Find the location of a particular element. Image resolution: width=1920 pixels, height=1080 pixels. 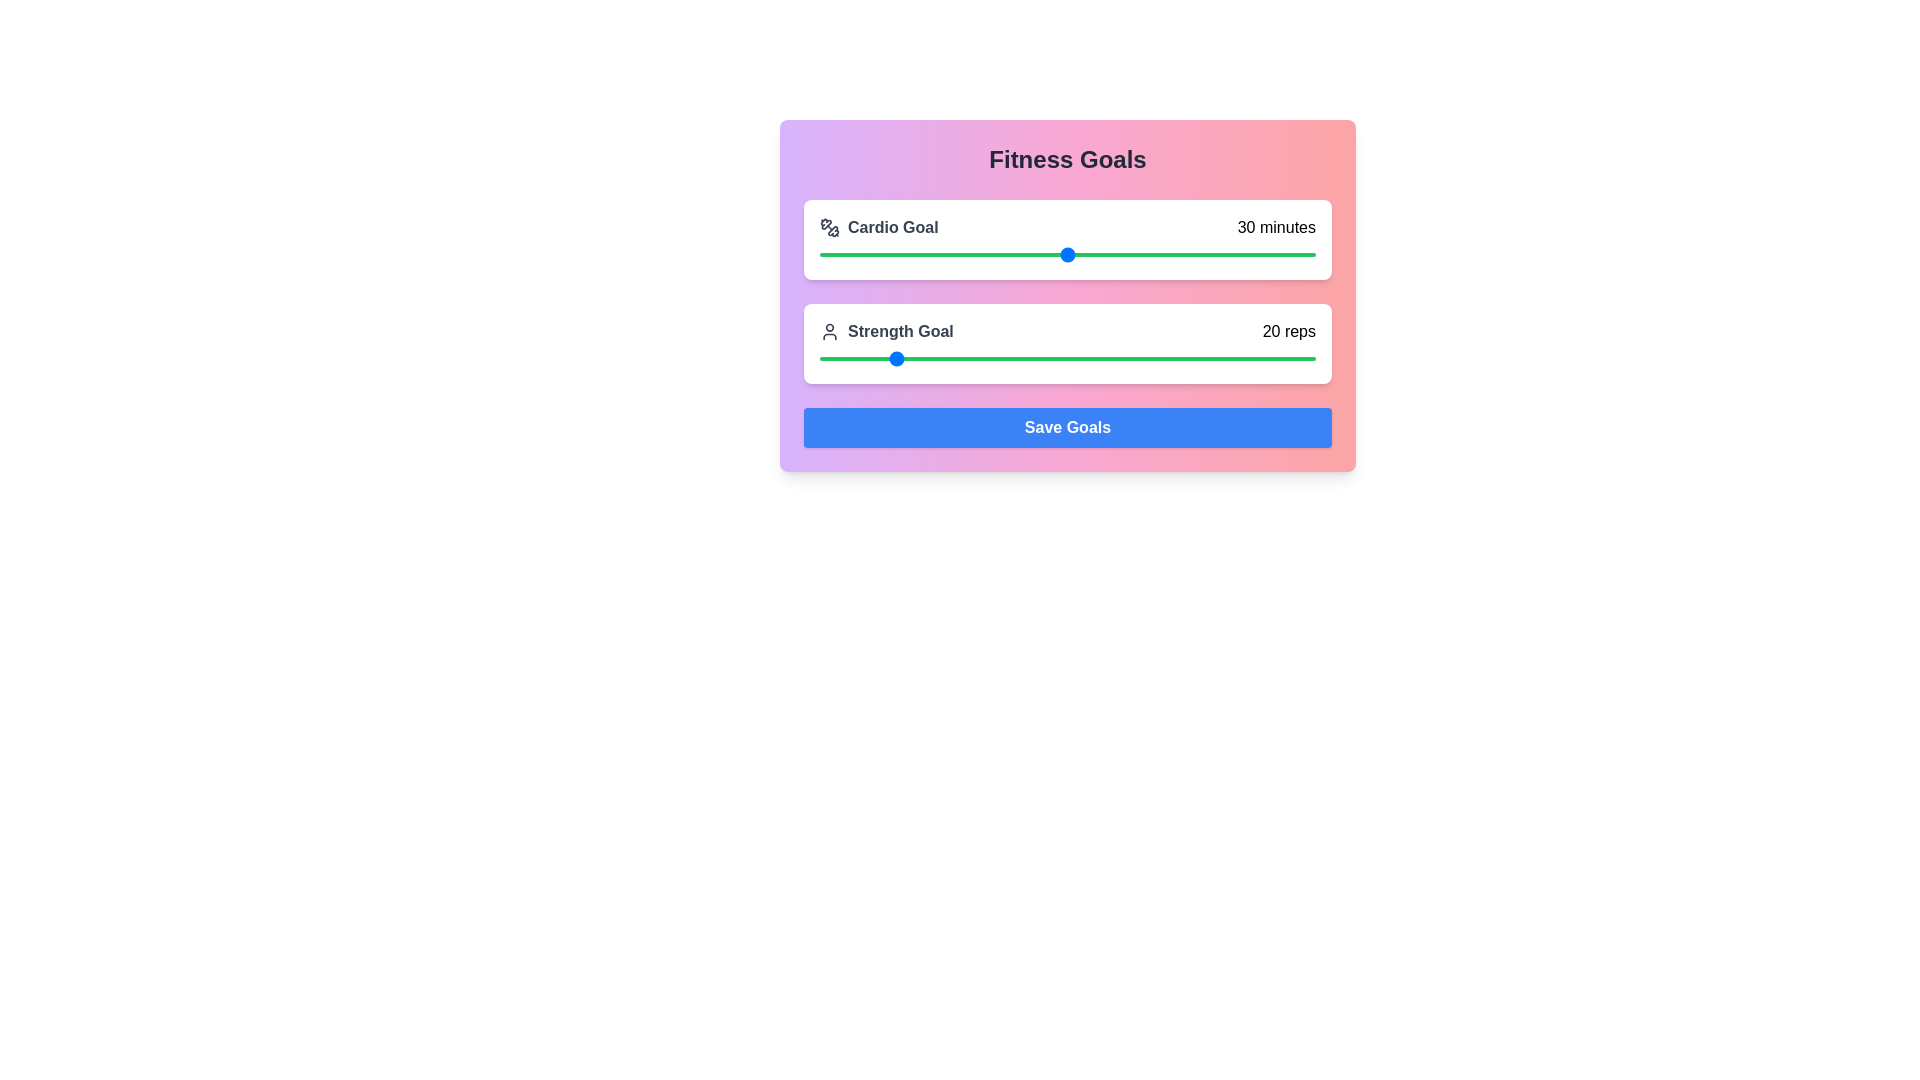

the strength goal is located at coordinates (1131, 357).